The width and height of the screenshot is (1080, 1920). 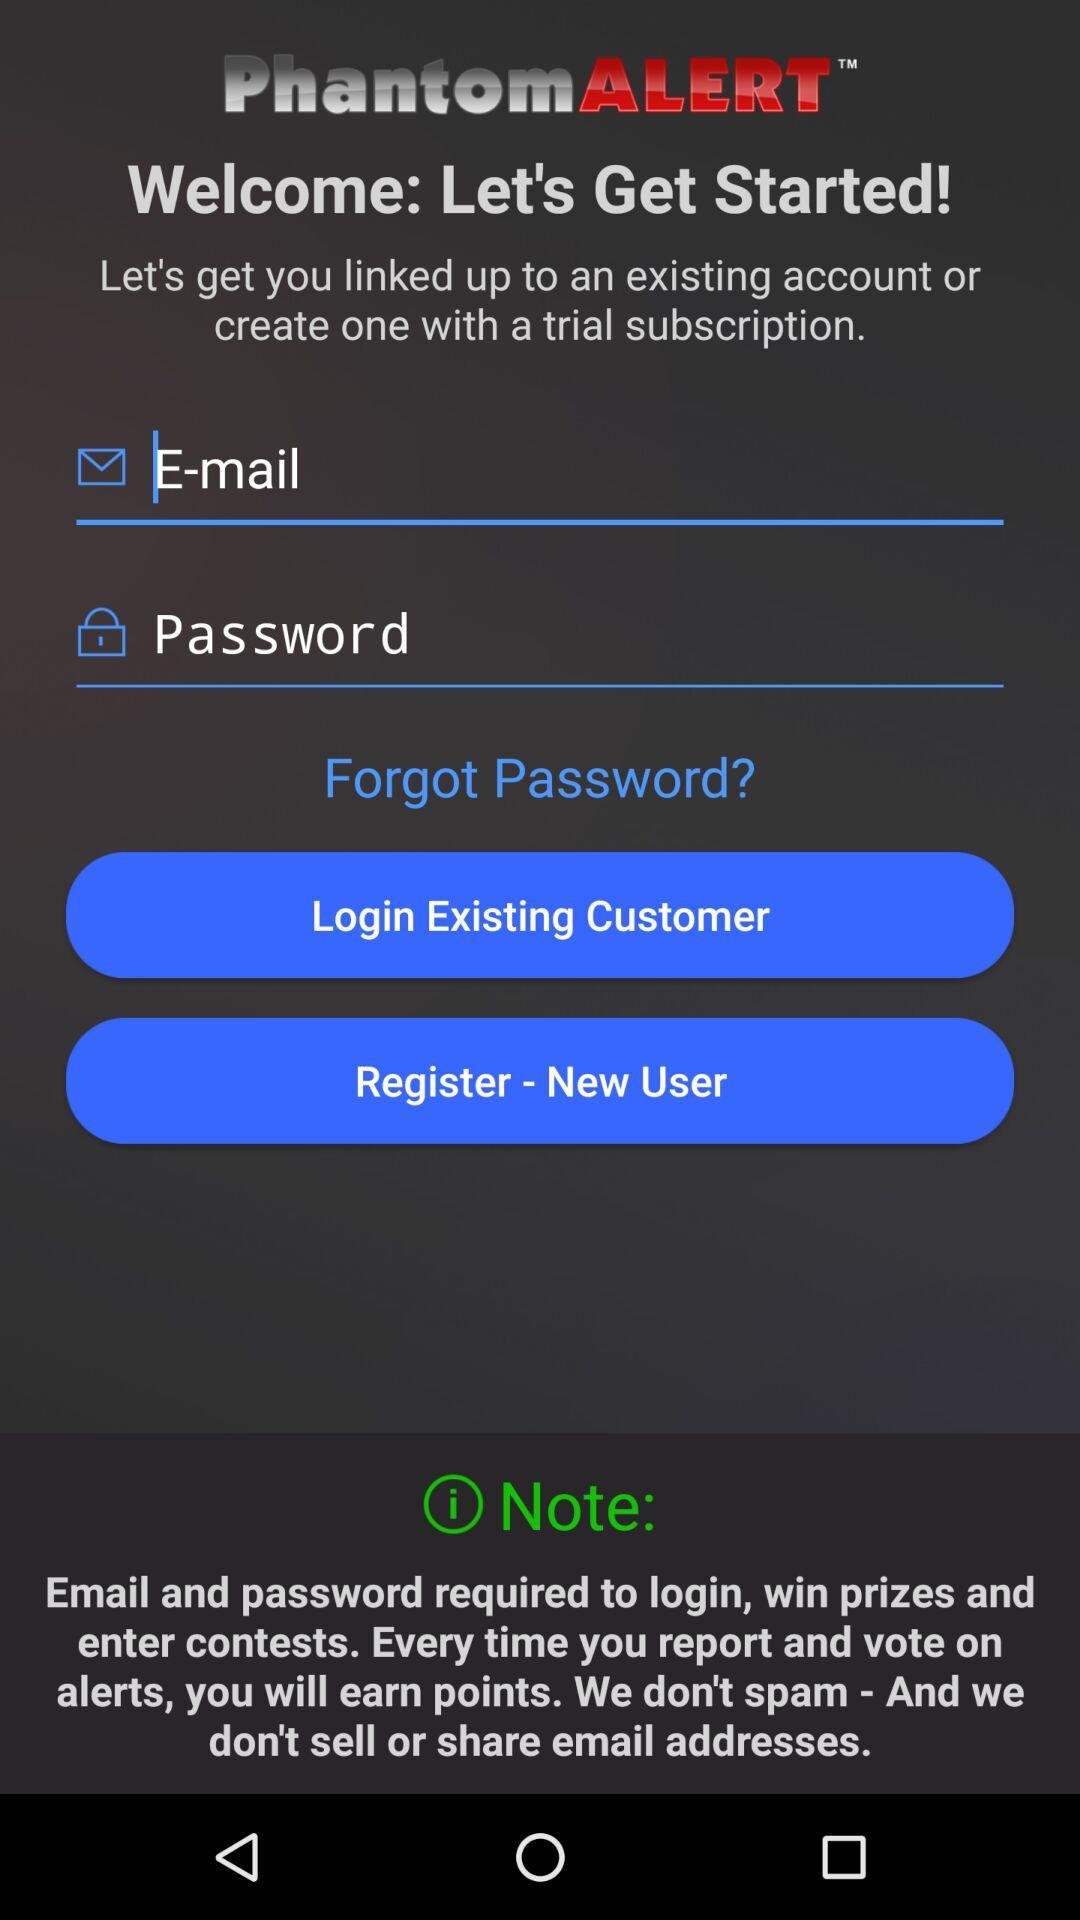 What do you see at coordinates (540, 1079) in the screenshot?
I see `button below the login existing customer` at bounding box center [540, 1079].